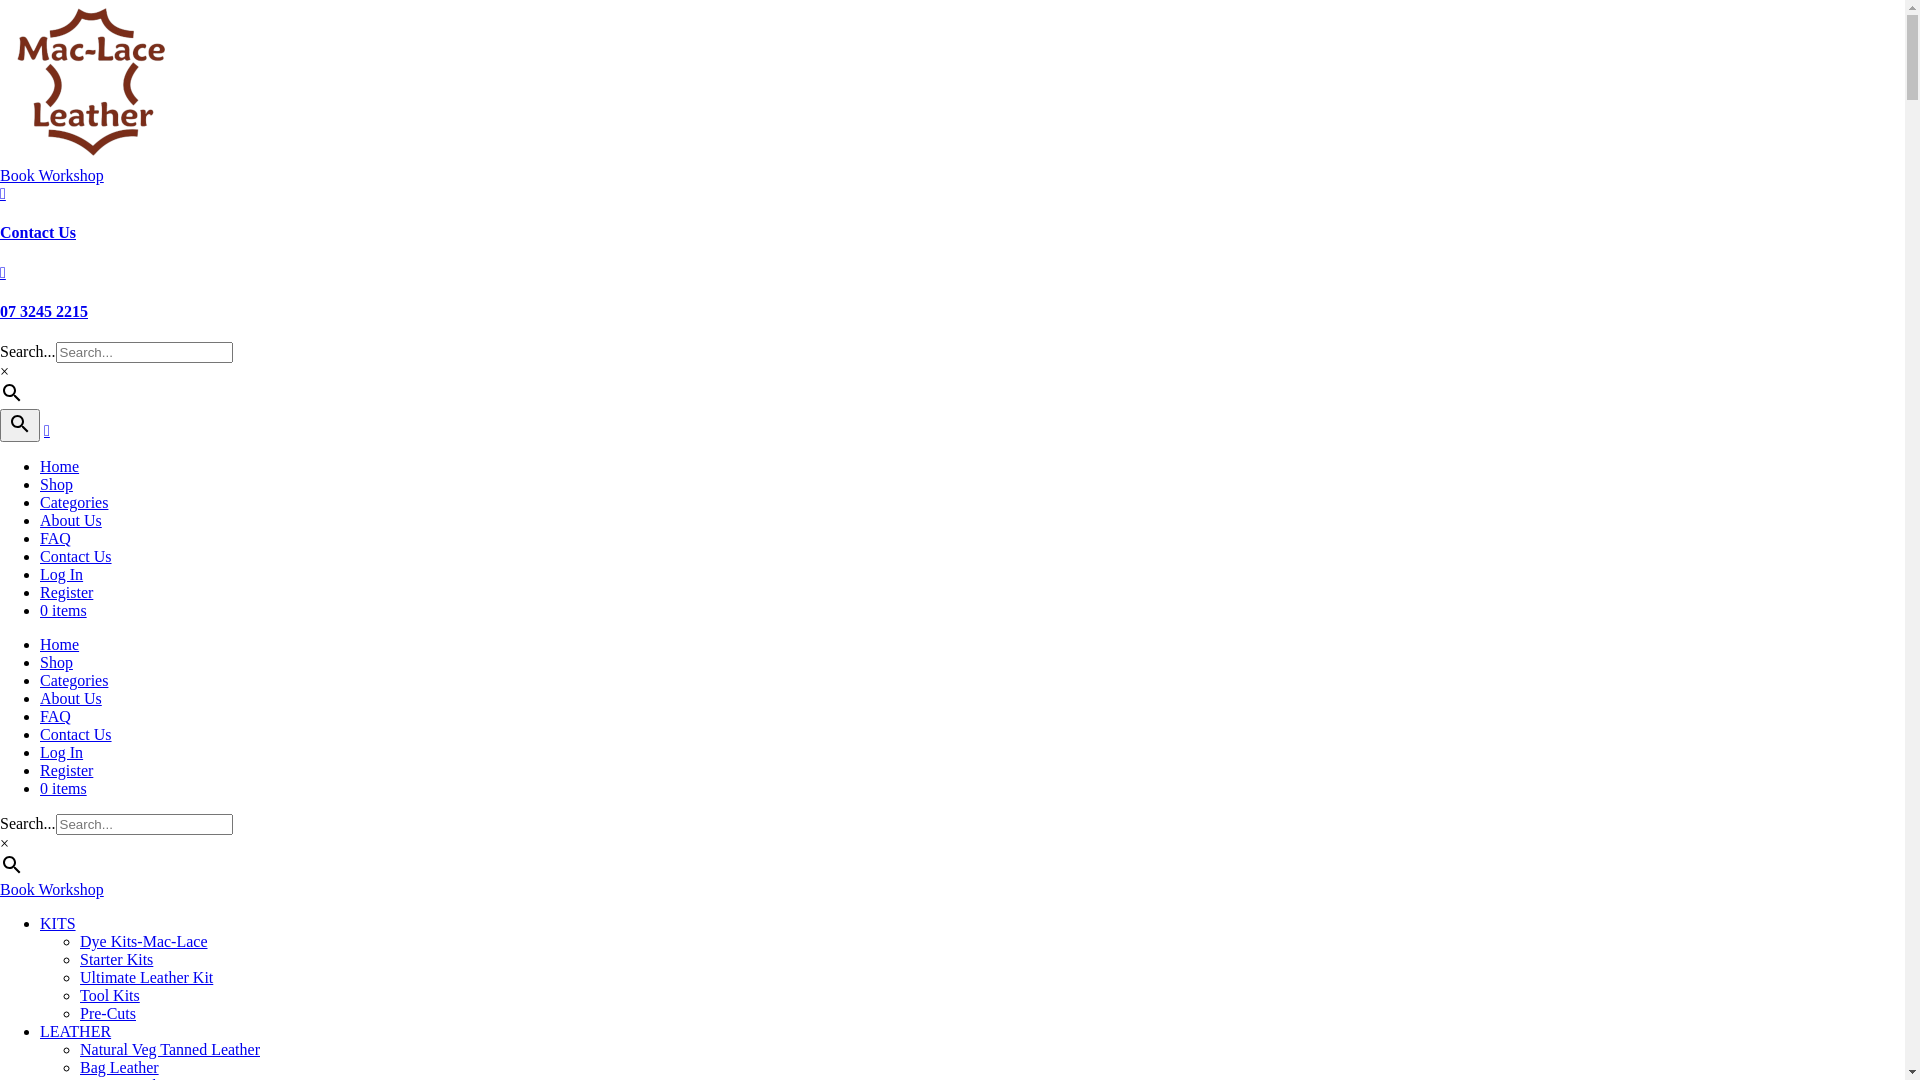 This screenshot has width=1920, height=1080. Describe the element at coordinates (39, 787) in the screenshot. I see `'0 items'` at that location.